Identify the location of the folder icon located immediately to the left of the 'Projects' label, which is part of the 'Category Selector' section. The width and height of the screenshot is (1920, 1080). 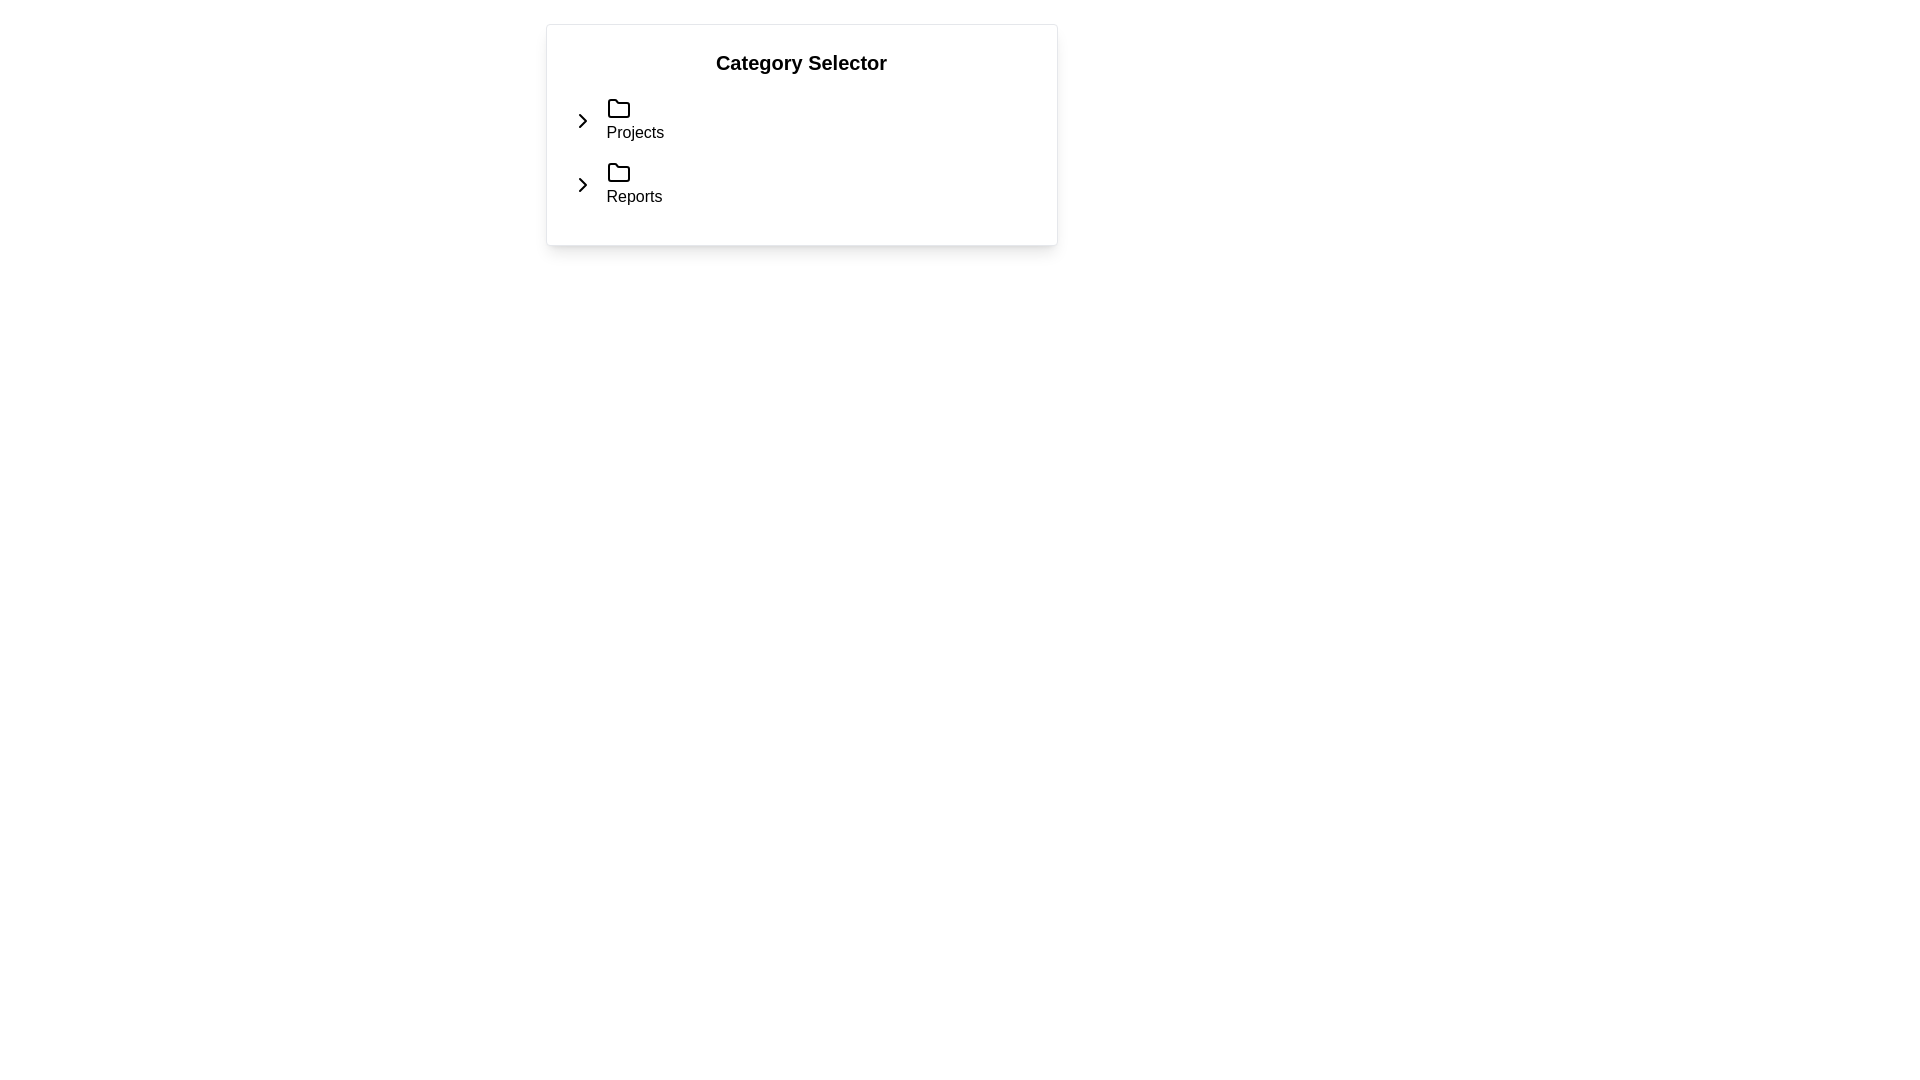
(617, 108).